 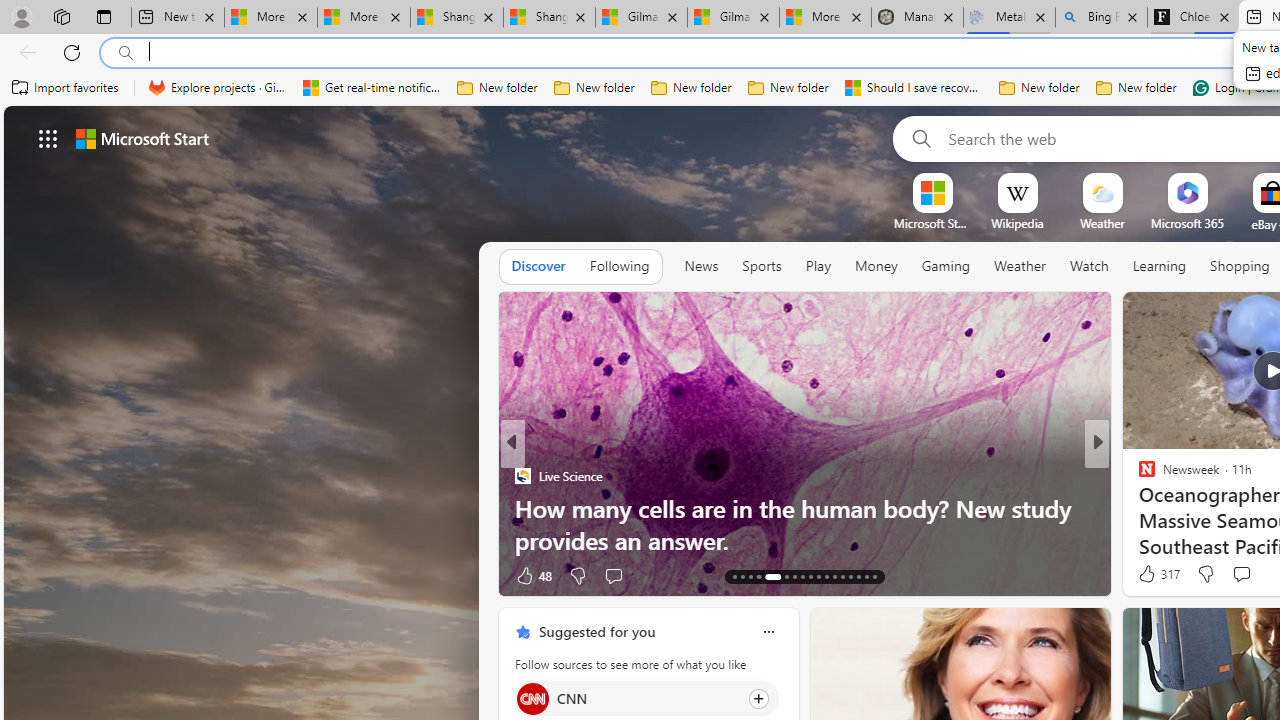 I want to click on 'News', so click(x=701, y=266).